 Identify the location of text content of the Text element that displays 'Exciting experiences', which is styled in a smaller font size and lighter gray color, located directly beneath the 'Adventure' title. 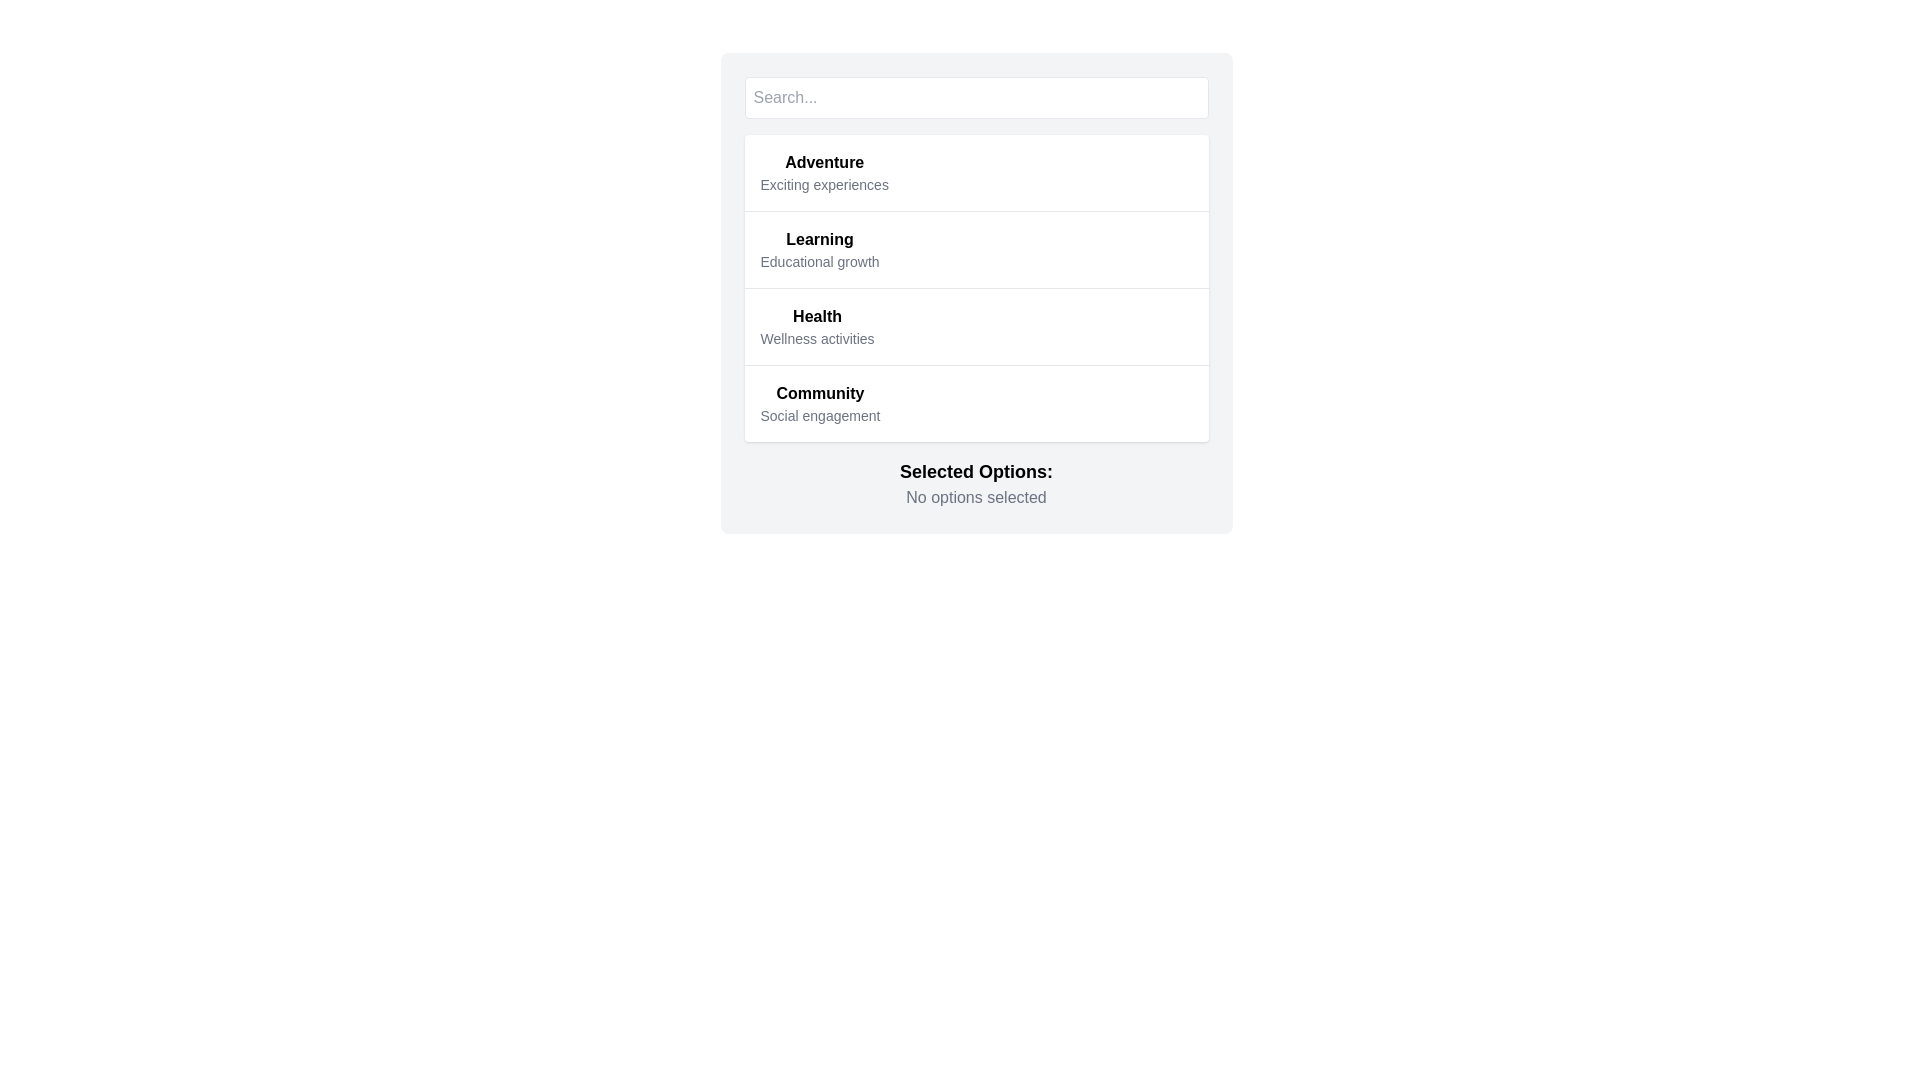
(824, 185).